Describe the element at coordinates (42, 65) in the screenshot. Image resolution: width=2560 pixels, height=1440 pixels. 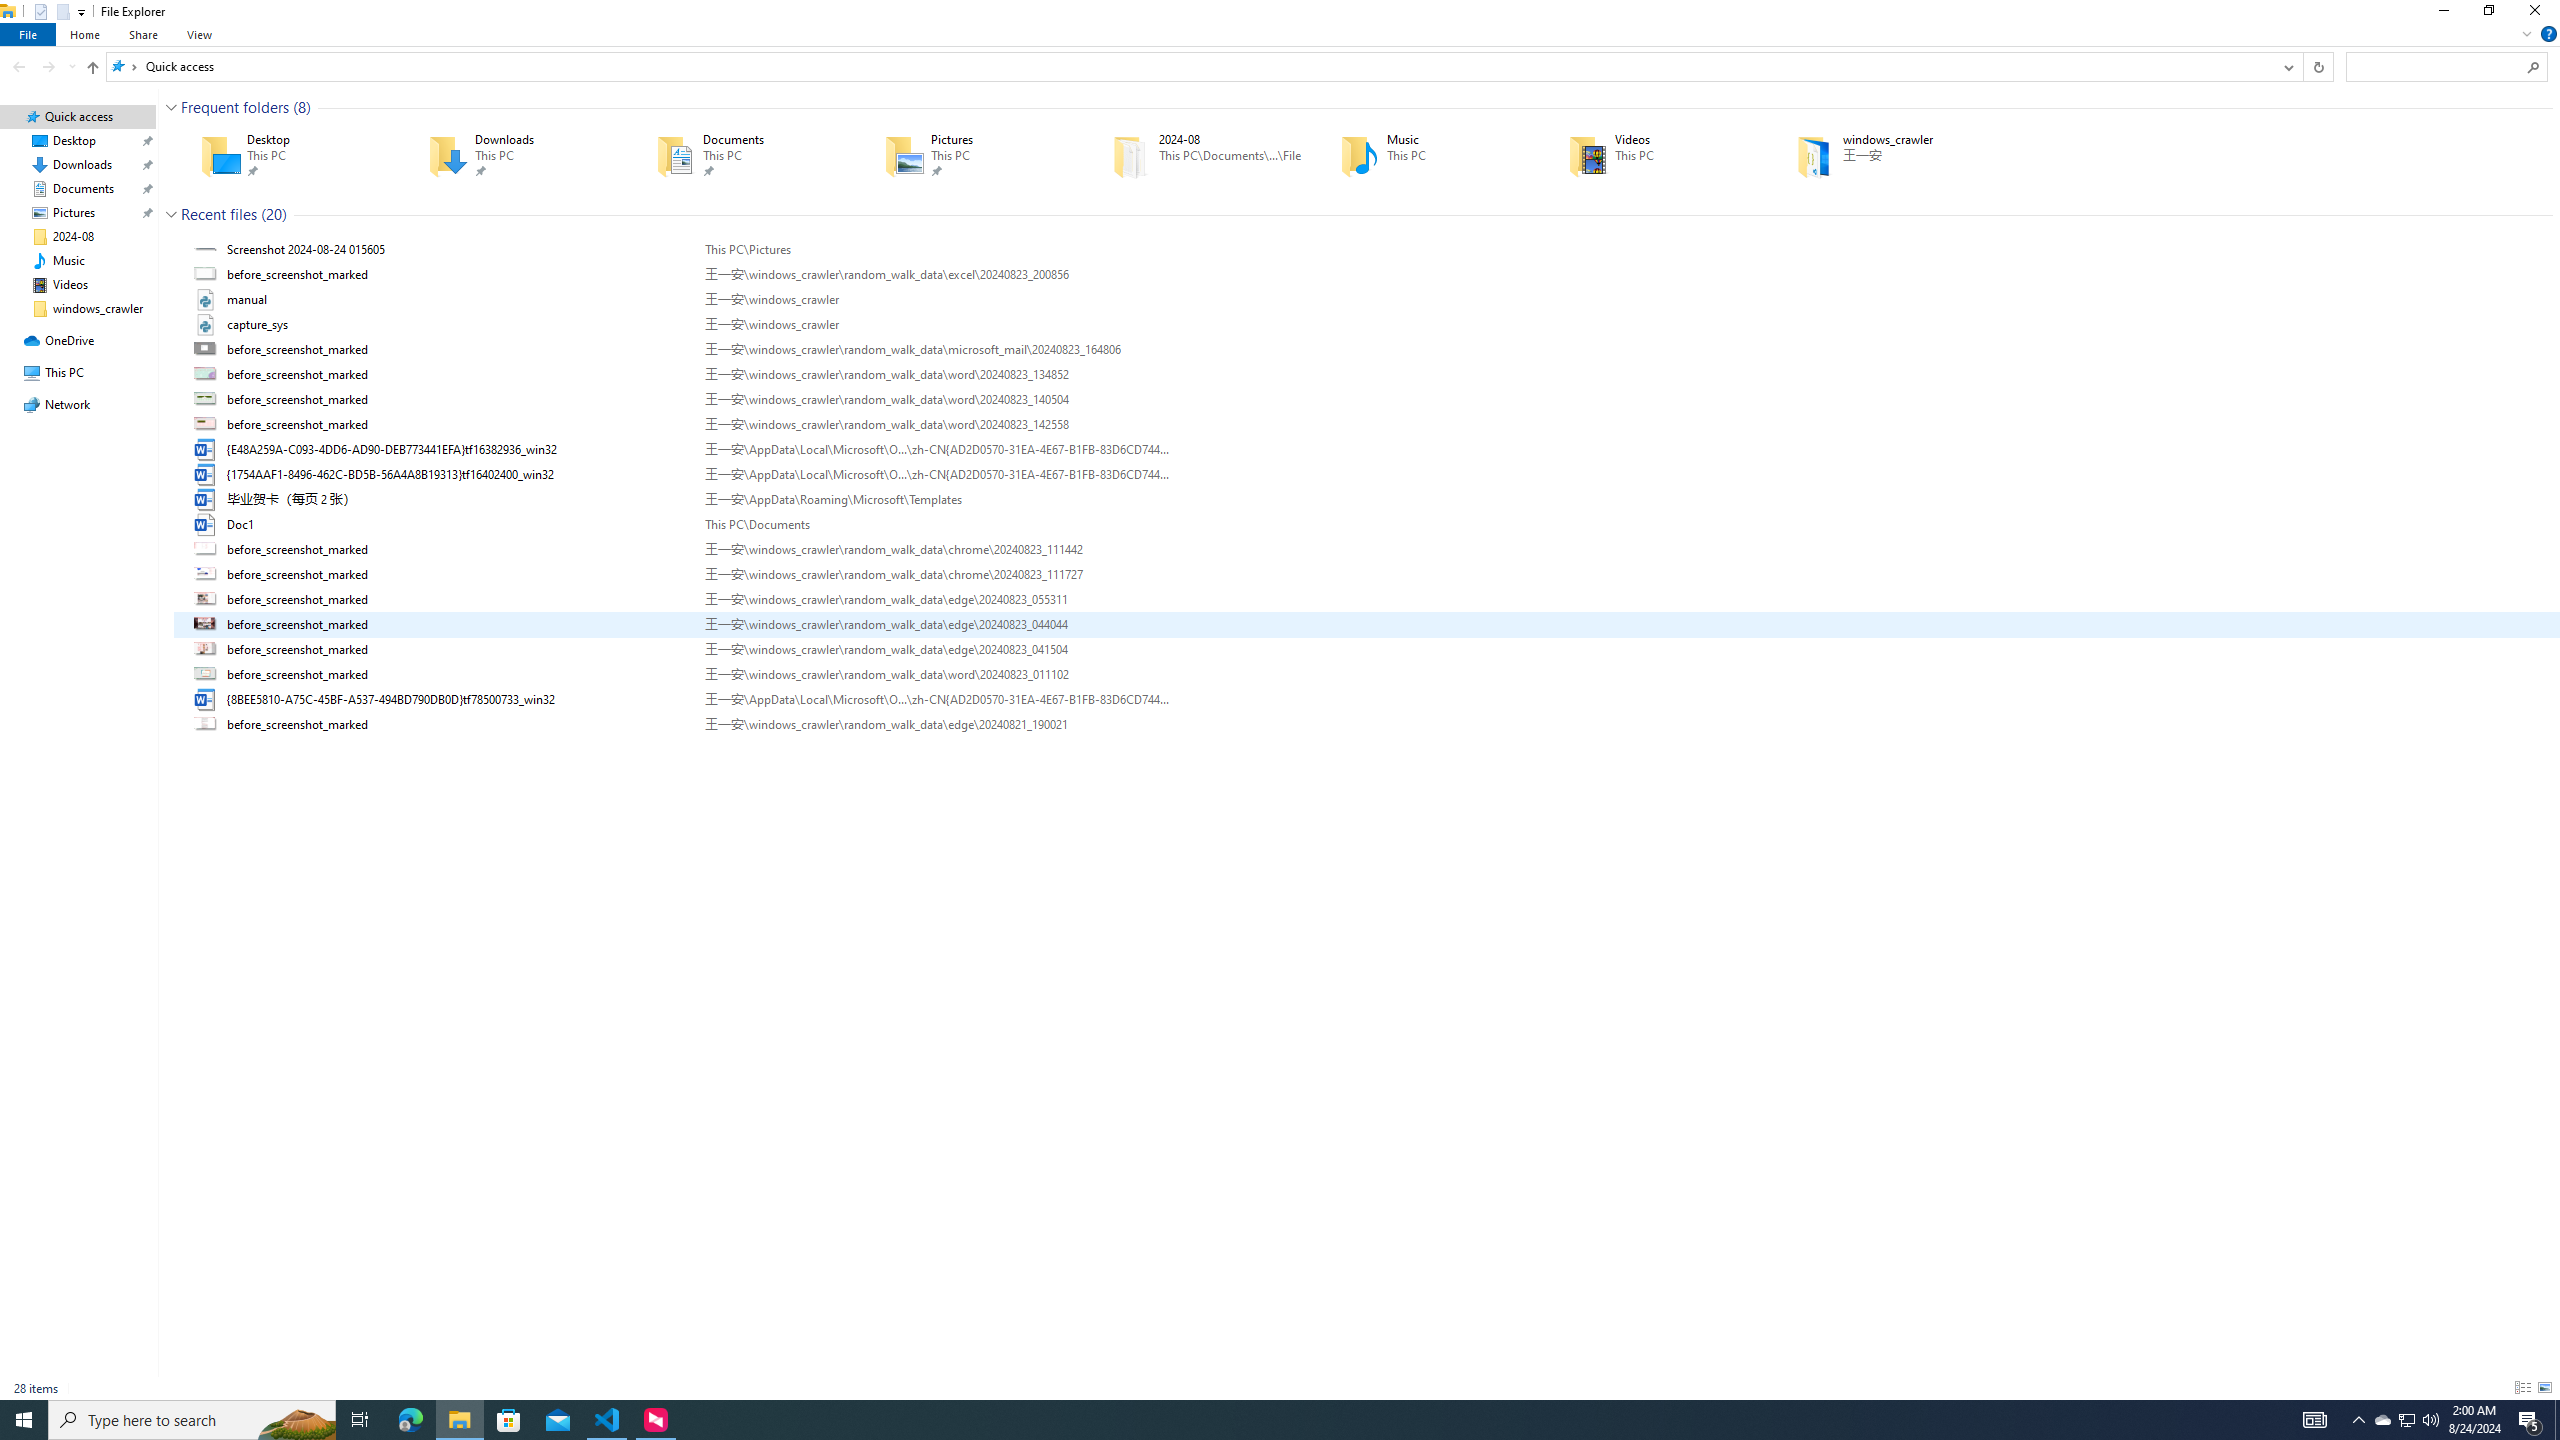
I see `'Navigation buttons'` at that location.